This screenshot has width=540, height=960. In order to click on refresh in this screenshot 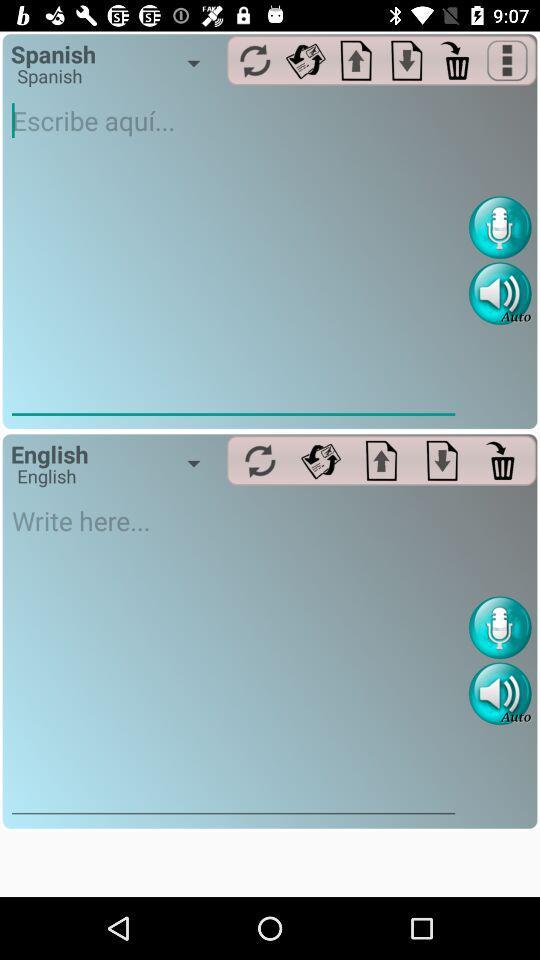, I will do `click(255, 59)`.